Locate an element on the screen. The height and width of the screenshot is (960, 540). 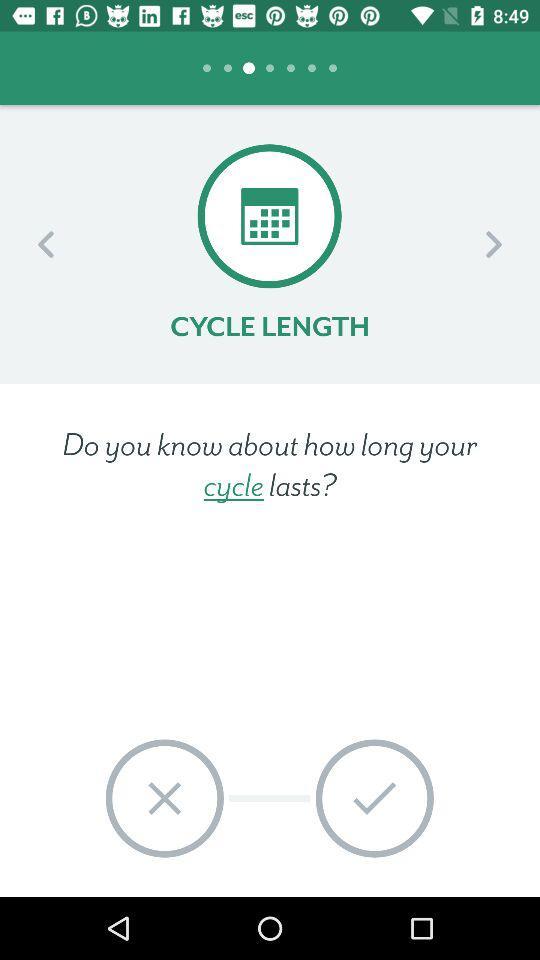
the arrow_forward icon is located at coordinates (492, 243).